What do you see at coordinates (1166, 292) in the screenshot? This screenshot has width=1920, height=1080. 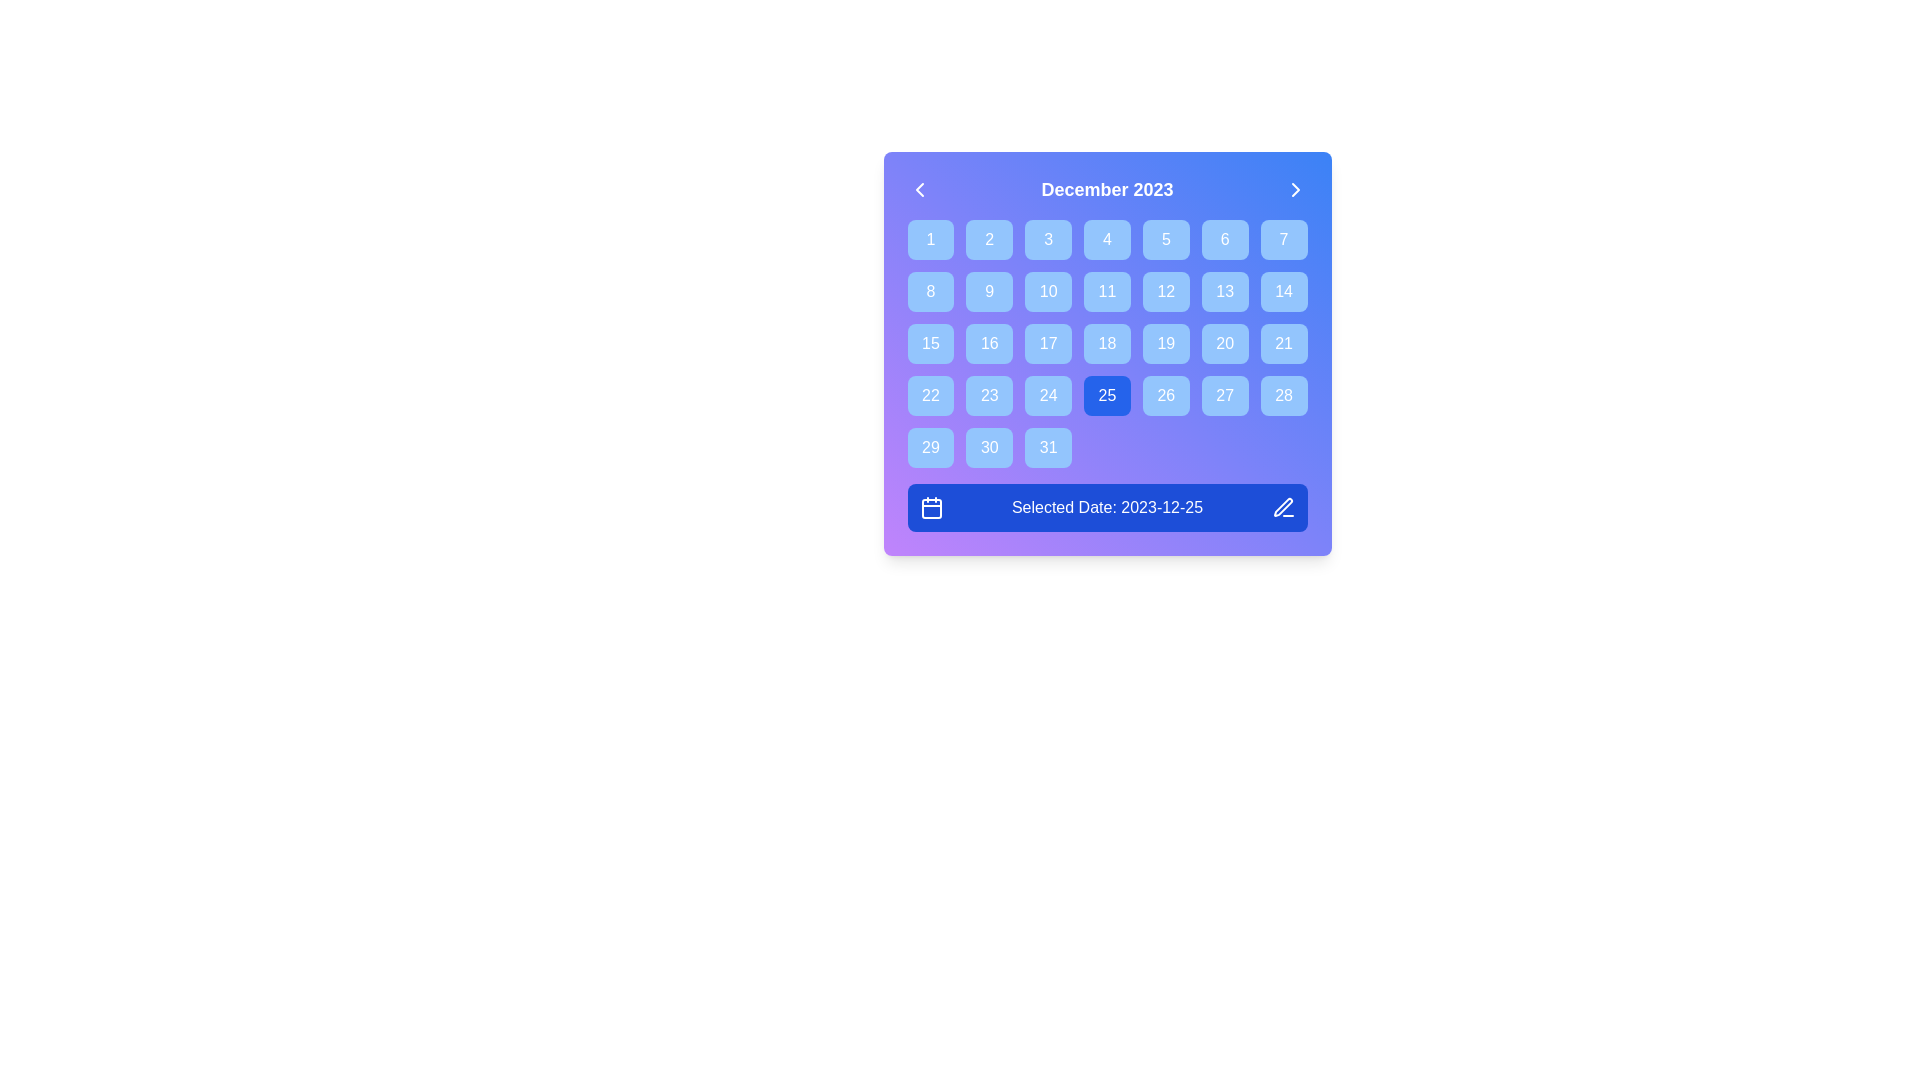 I see `the static calendar day cell representing the twelfth day of the month, located in the second row and fifth column of the calendar grid` at bounding box center [1166, 292].